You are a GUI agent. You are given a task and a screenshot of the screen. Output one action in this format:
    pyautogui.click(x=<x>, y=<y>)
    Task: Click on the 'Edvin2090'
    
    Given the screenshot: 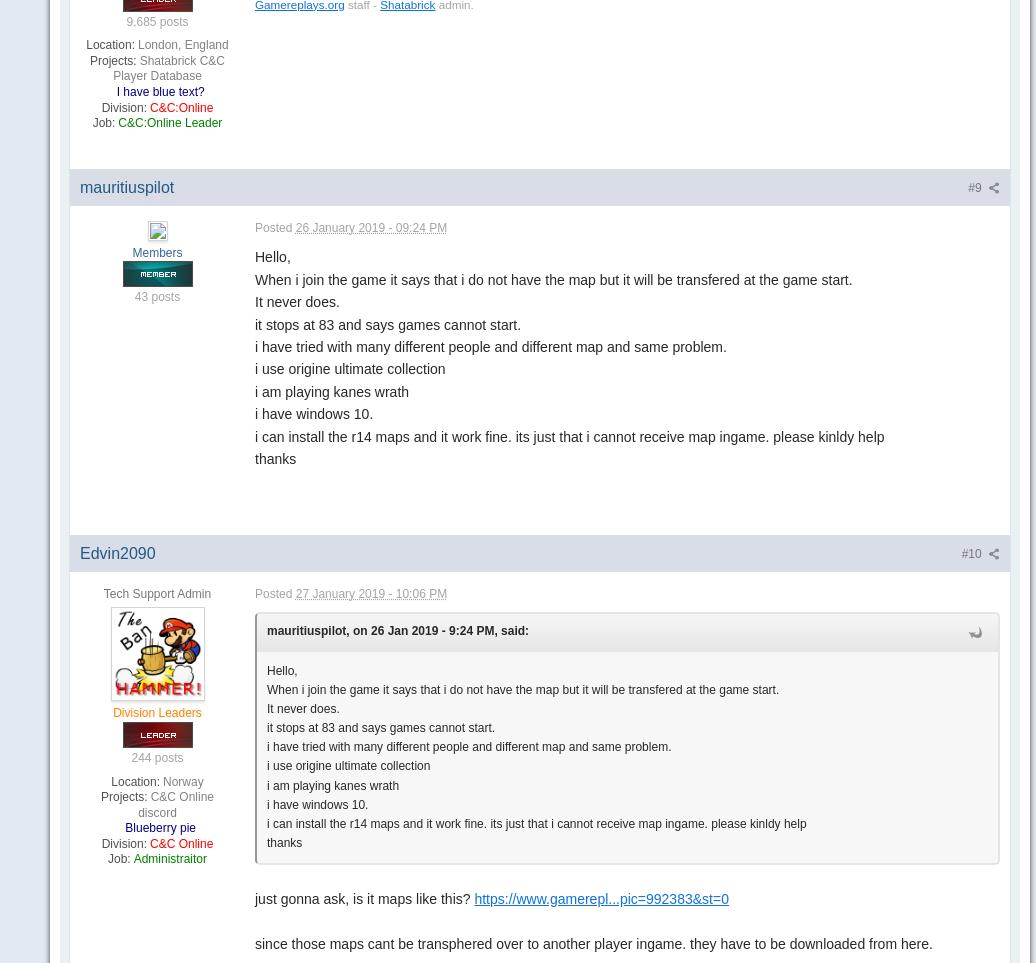 What is the action you would take?
    pyautogui.click(x=117, y=551)
    